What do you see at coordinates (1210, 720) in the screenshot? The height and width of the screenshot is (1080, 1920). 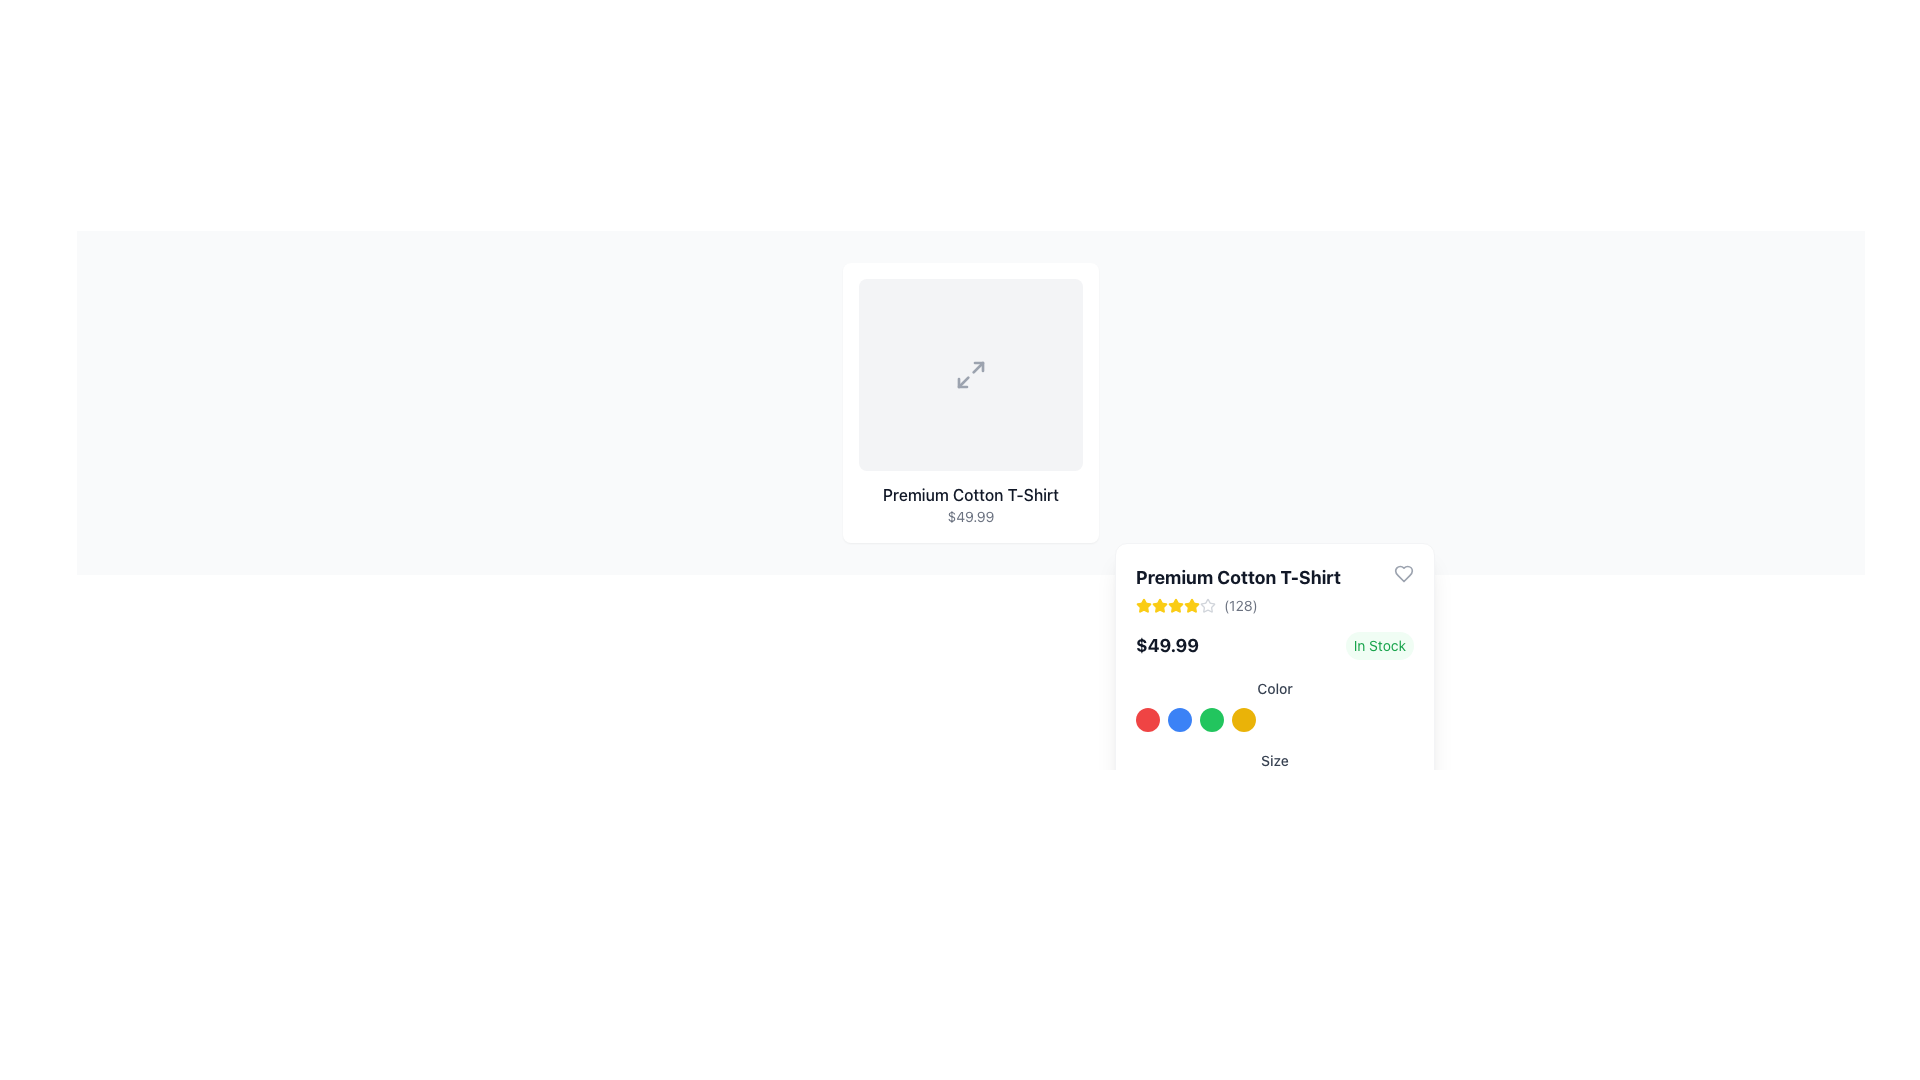 I see `the small circular icon with a green background` at bounding box center [1210, 720].